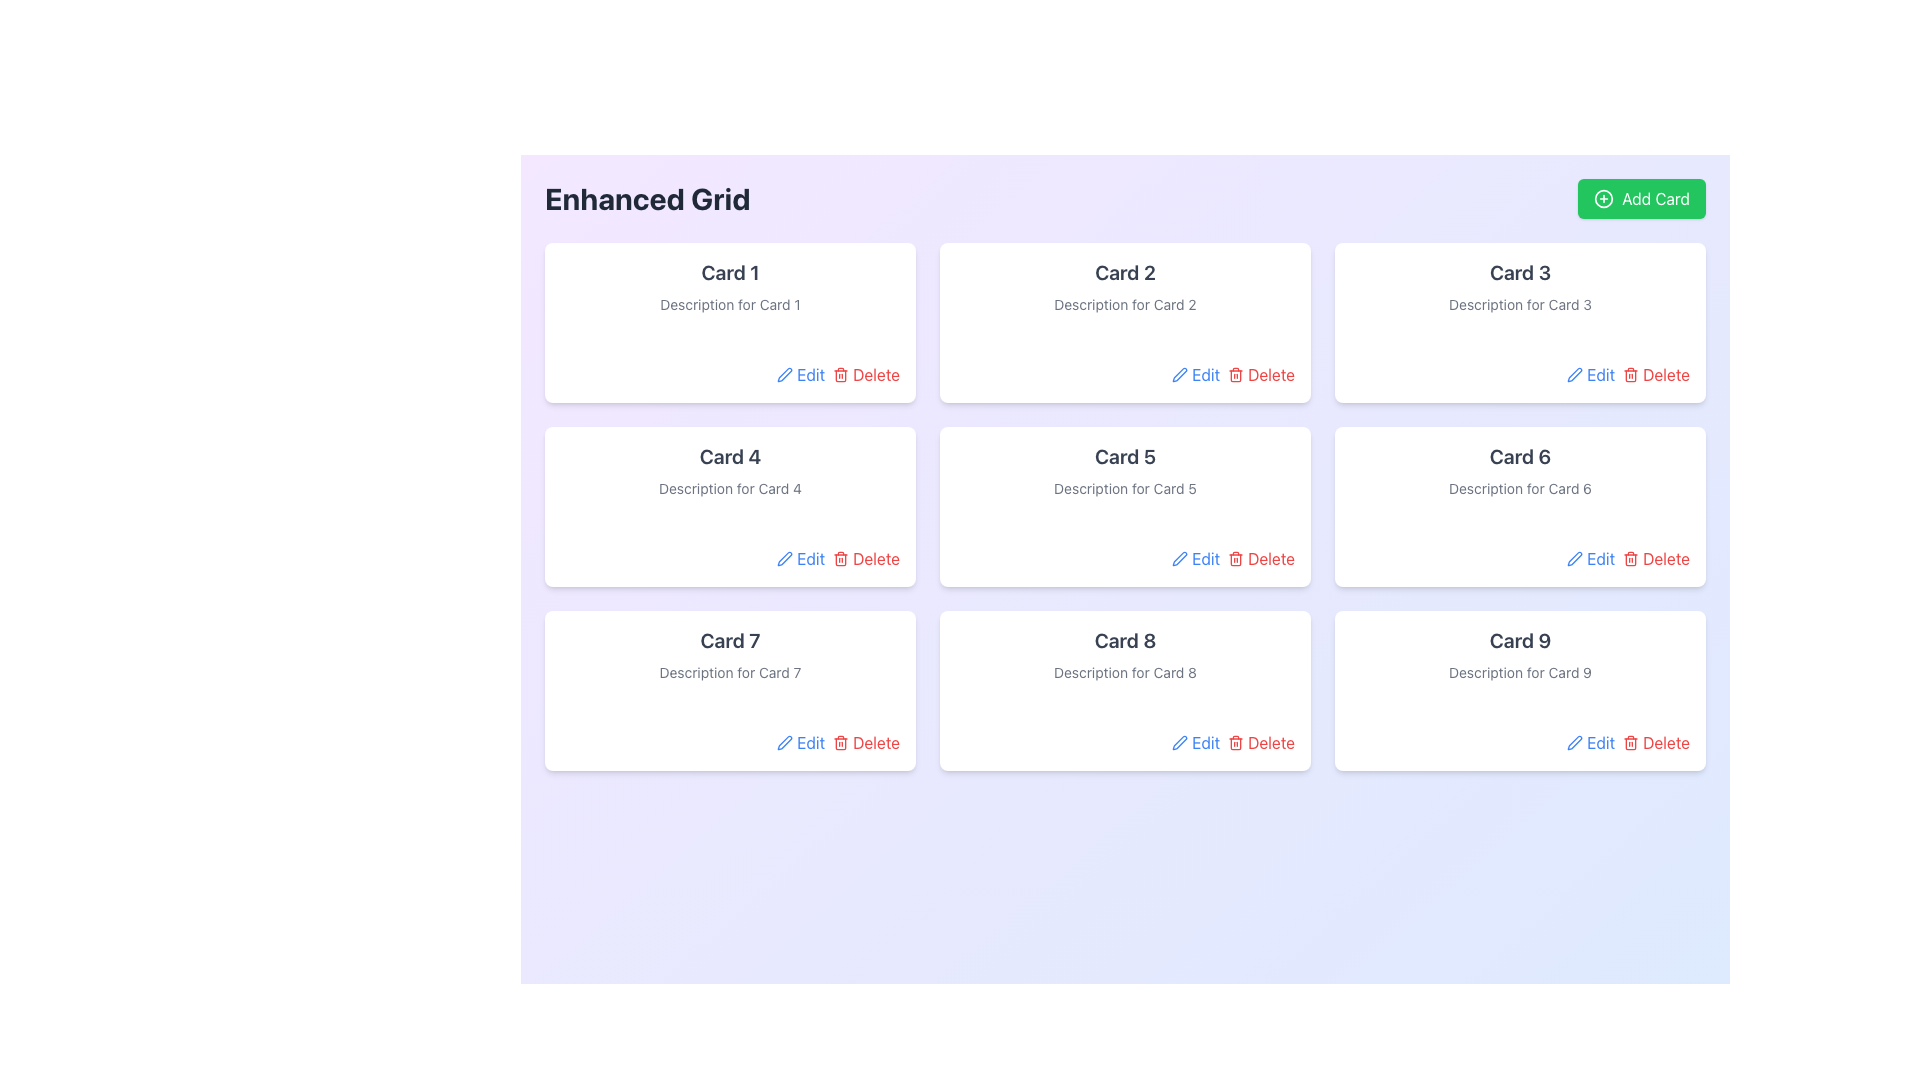 The image size is (1920, 1080). What do you see at coordinates (1180, 559) in the screenshot?
I see `the pen icon outlined in blue located to the left of the 'Edit' text label in the action bar at the bottom of Card 5` at bounding box center [1180, 559].